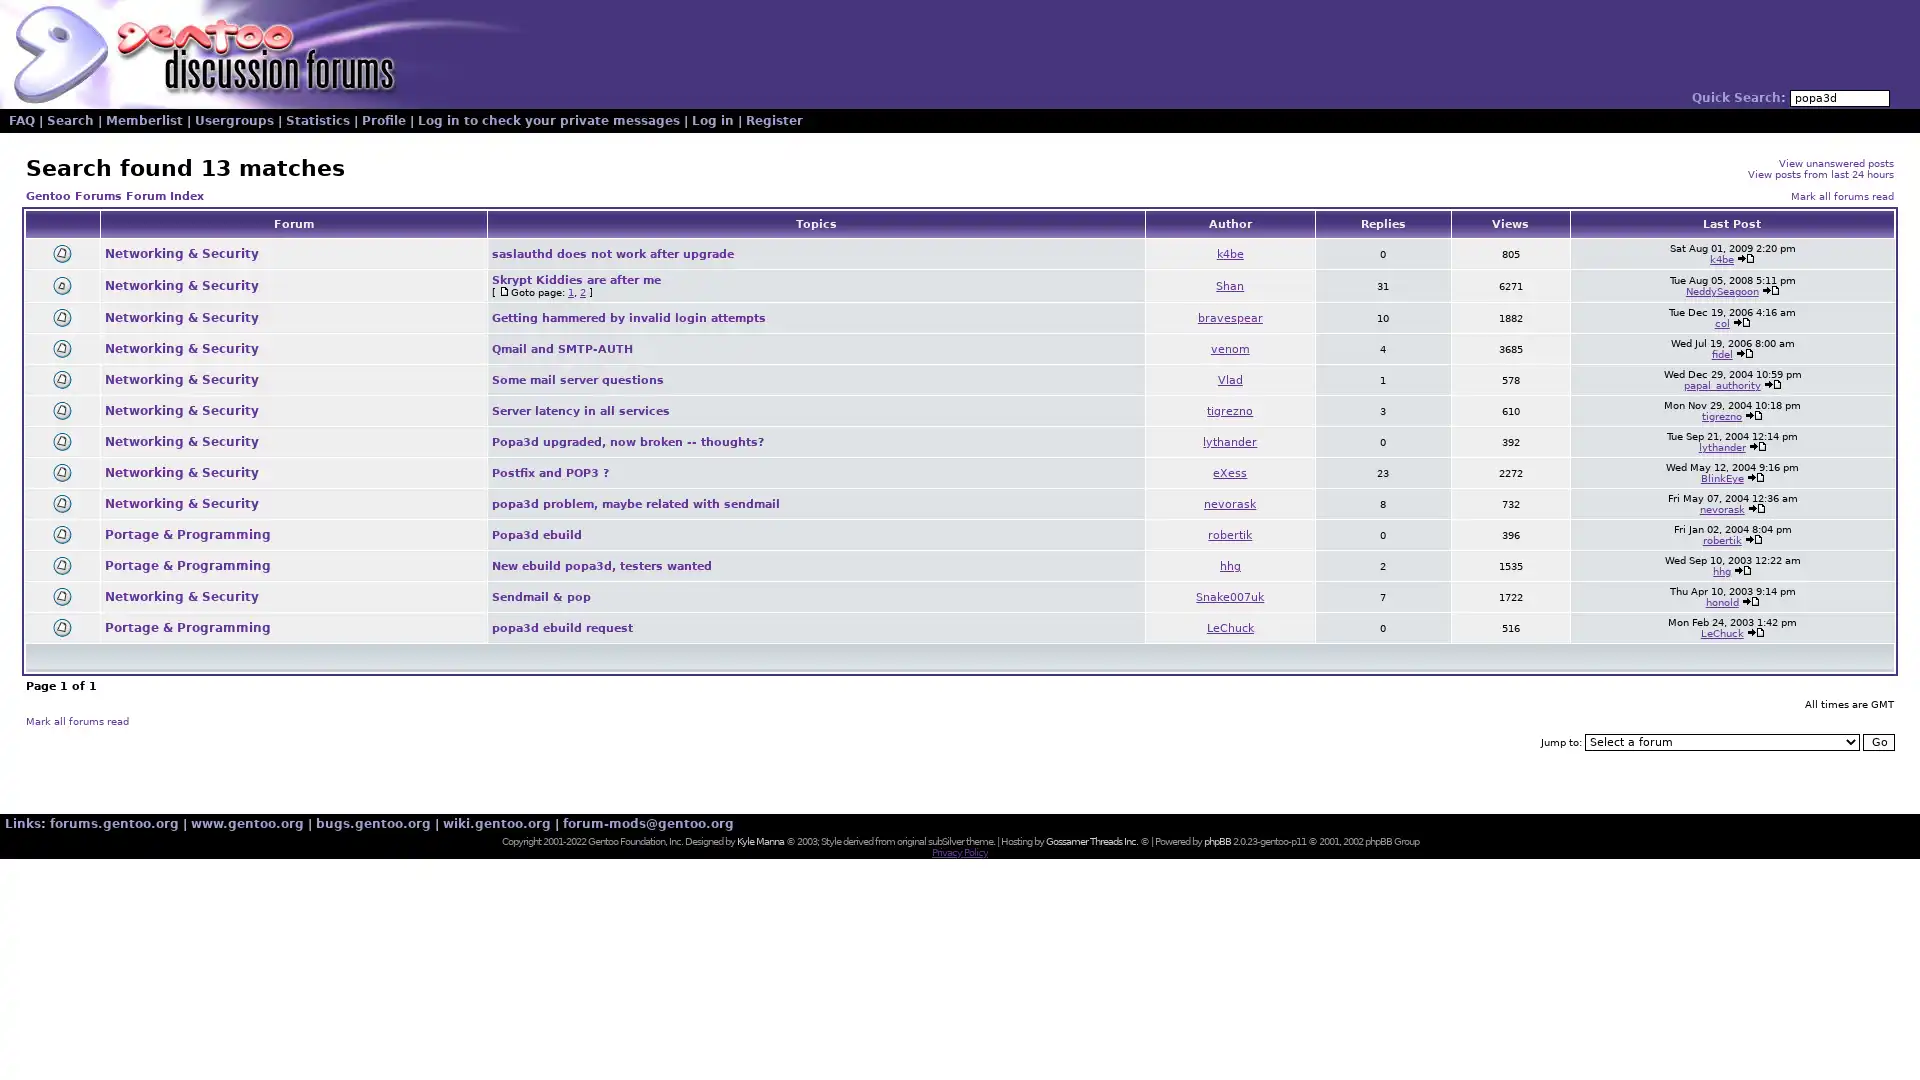 The image size is (1920, 1080). I want to click on Go, so click(1876, 742).